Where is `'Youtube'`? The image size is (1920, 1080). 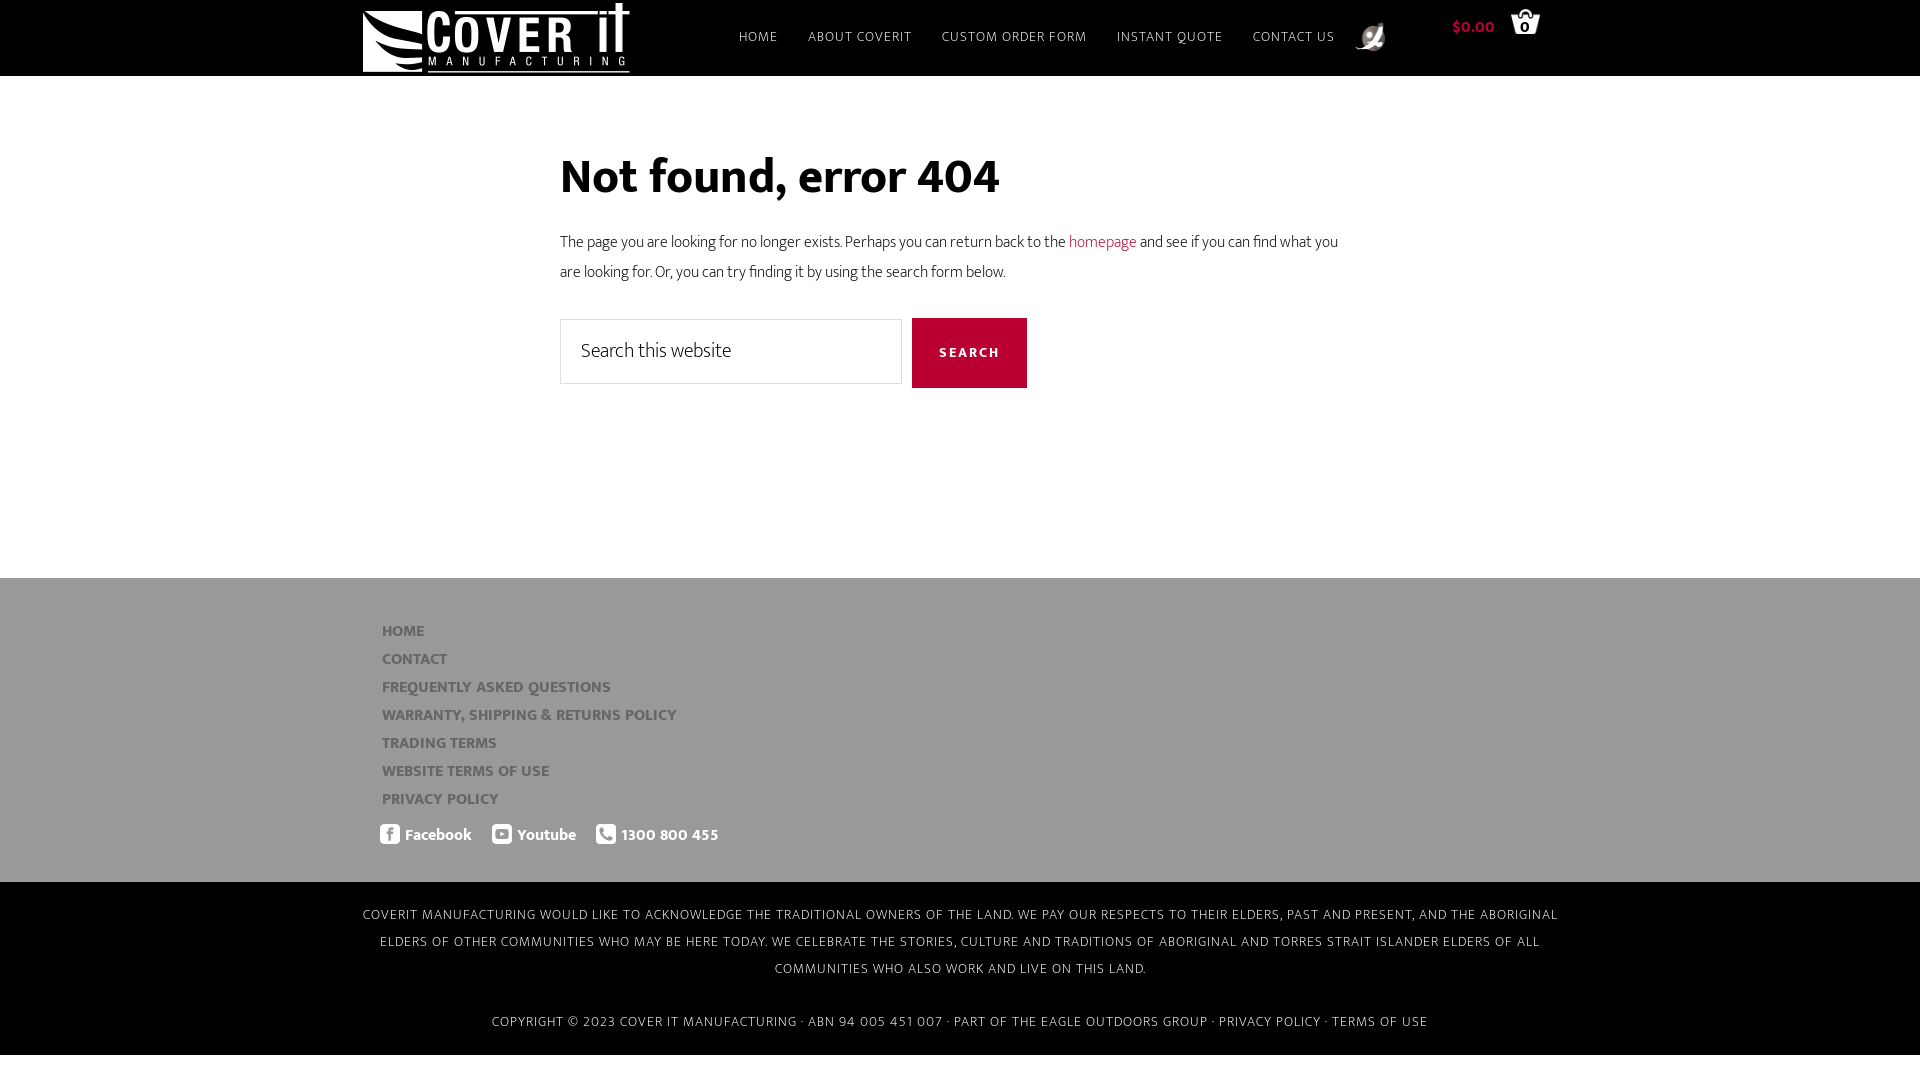
'Youtube' is located at coordinates (546, 835).